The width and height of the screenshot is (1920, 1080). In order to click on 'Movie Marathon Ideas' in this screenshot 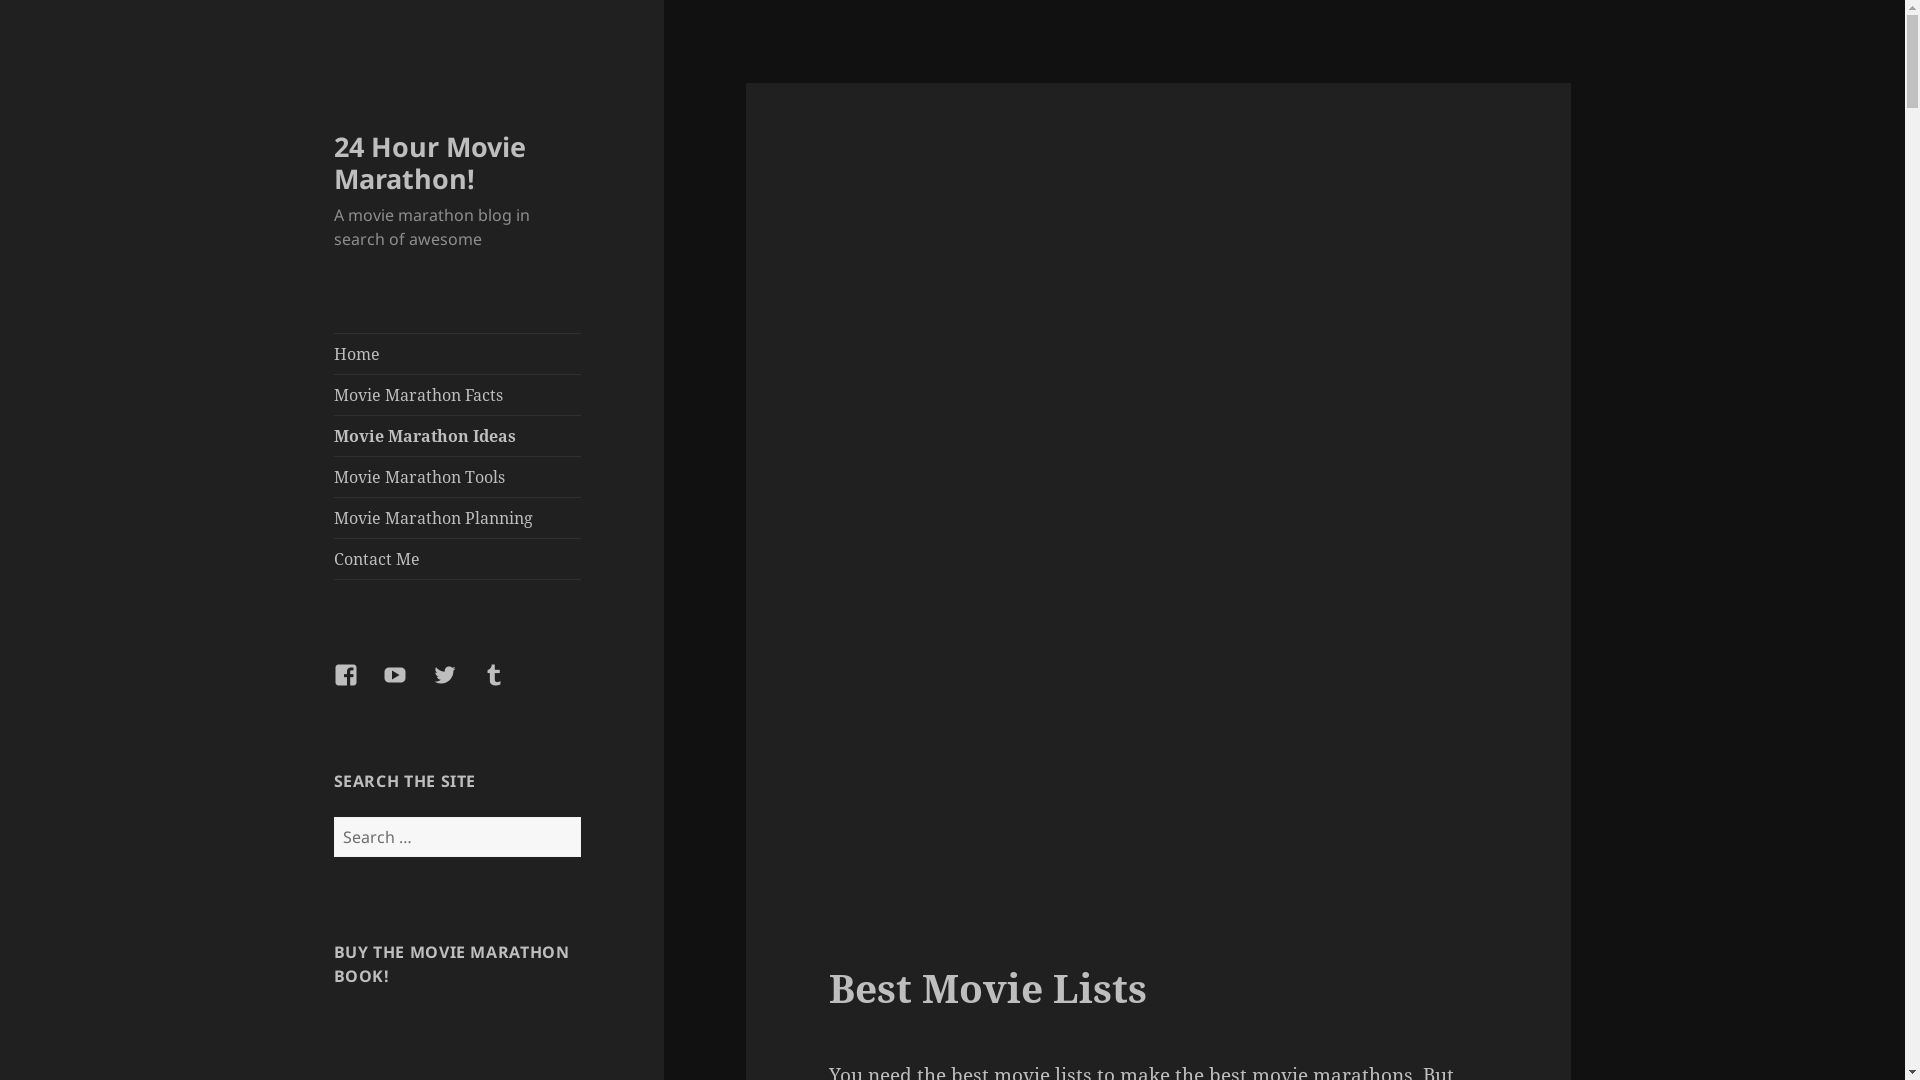, I will do `click(456, 434)`.